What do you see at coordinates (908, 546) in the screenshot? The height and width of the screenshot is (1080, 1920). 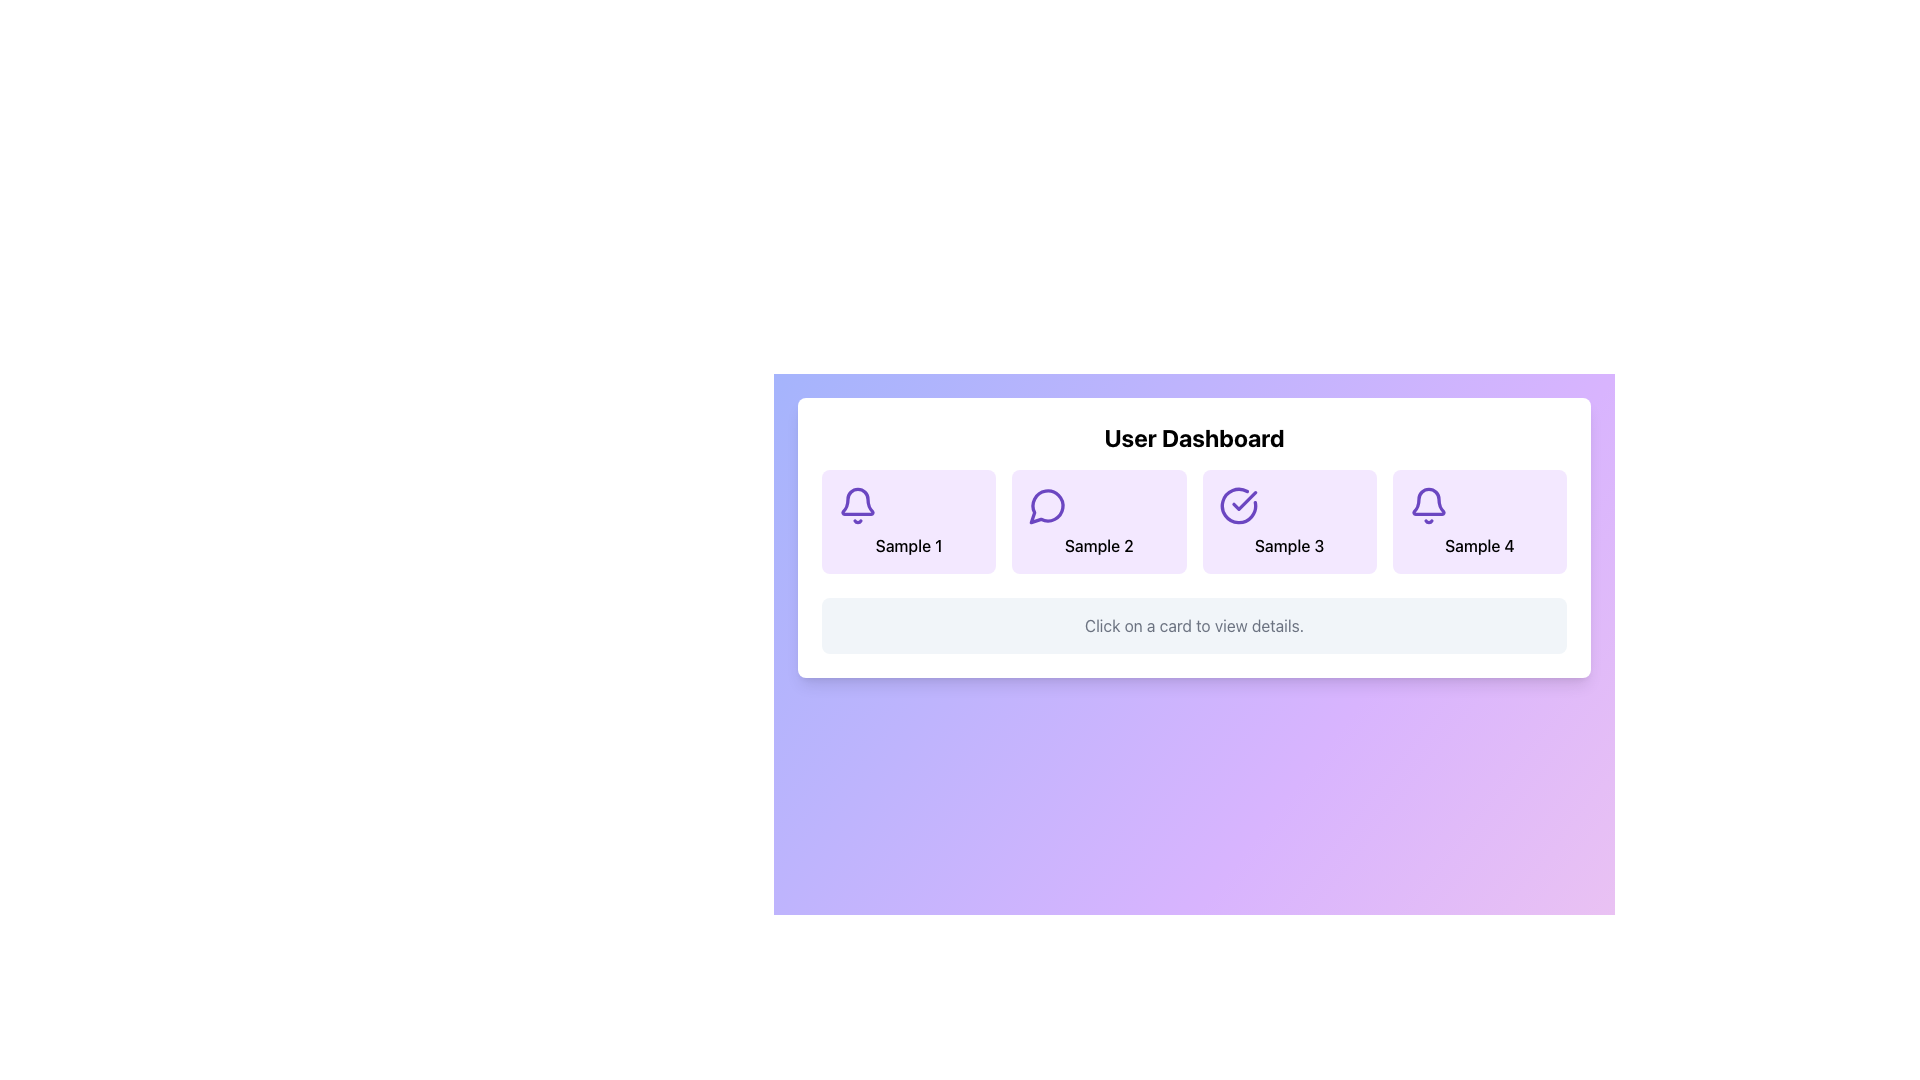 I see `the Text Label located at the bottom center of the first card, which provides additional information about the card's content, positioned below a bell icon` at bounding box center [908, 546].